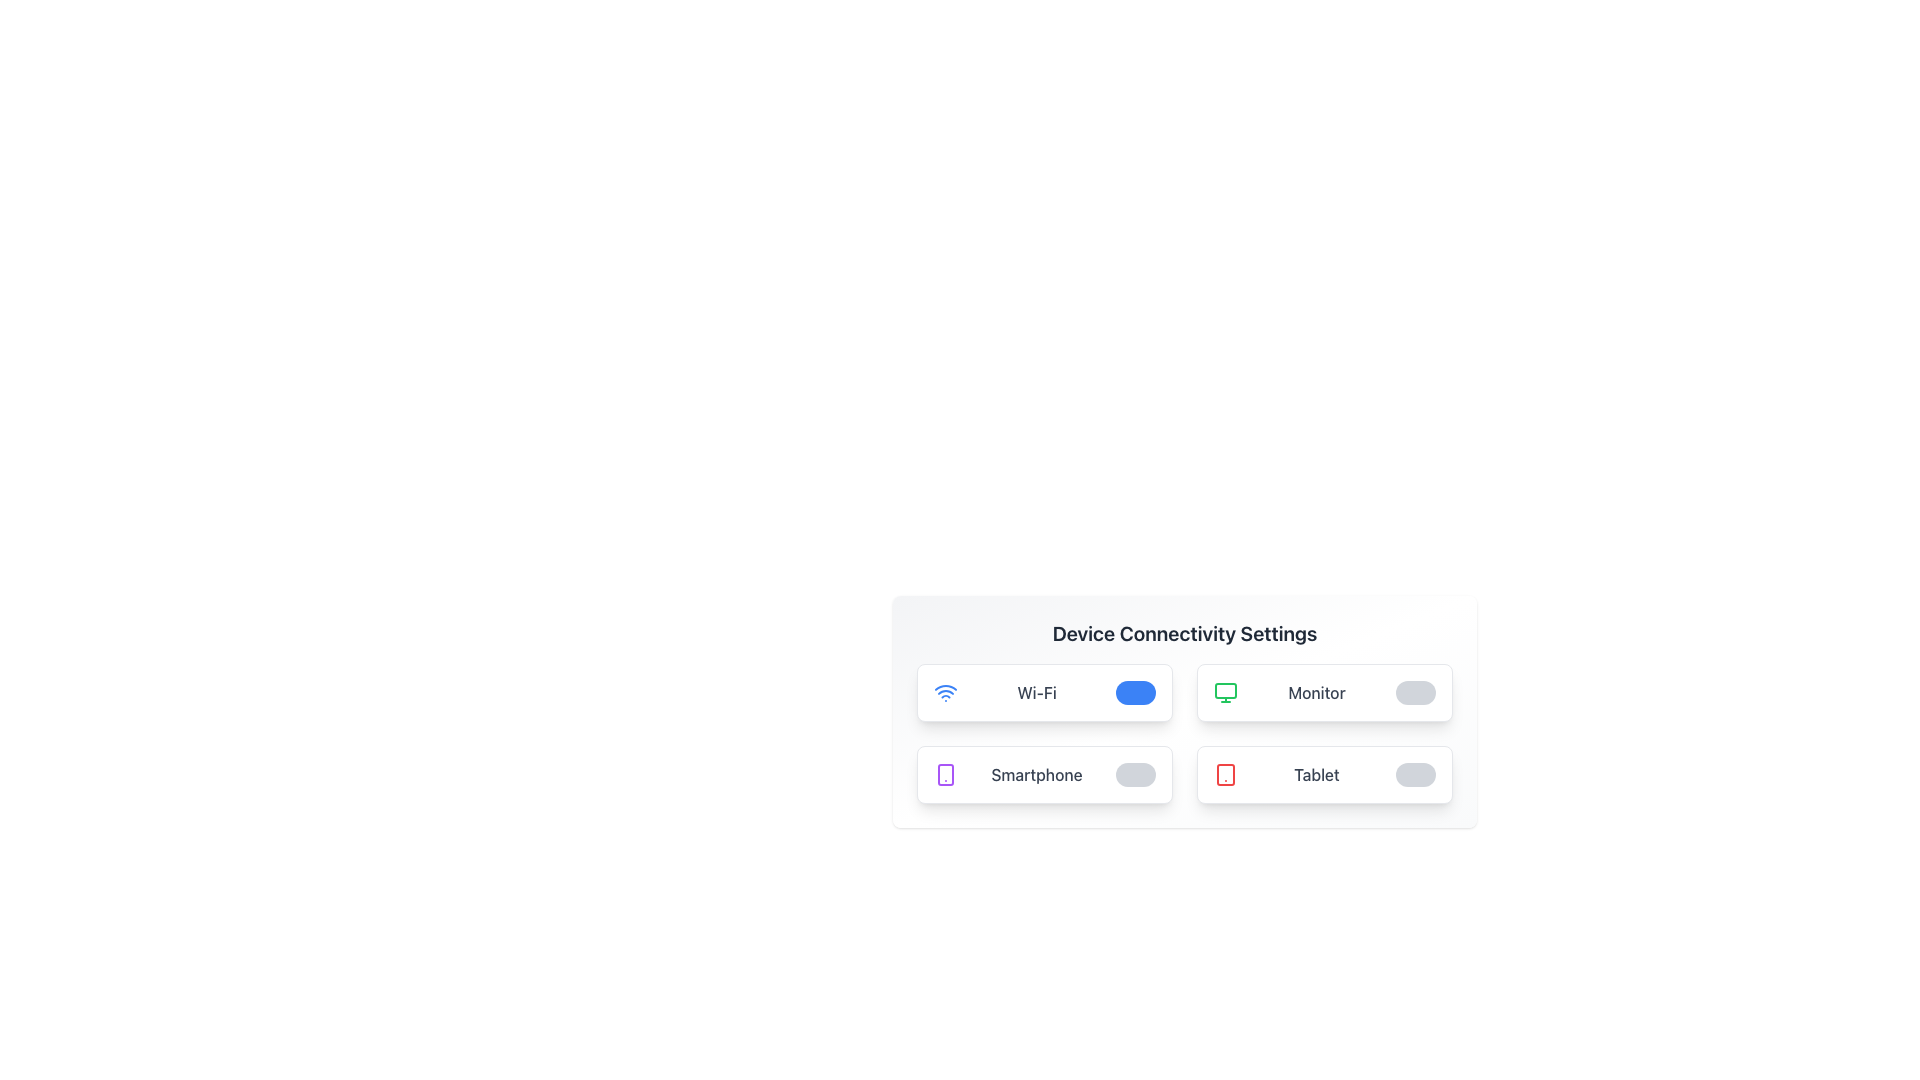 The image size is (1920, 1080). What do you see at coordinates (1316, 774) in the screenshot?
I see `the 'Tablet' text label element, which is styled with medium font weight and gray color, located in the bottom-right corner of a grid layout, adjacent to a tablet icon on the left and a toggle switch on the right` at bounding box center [1316, 774].